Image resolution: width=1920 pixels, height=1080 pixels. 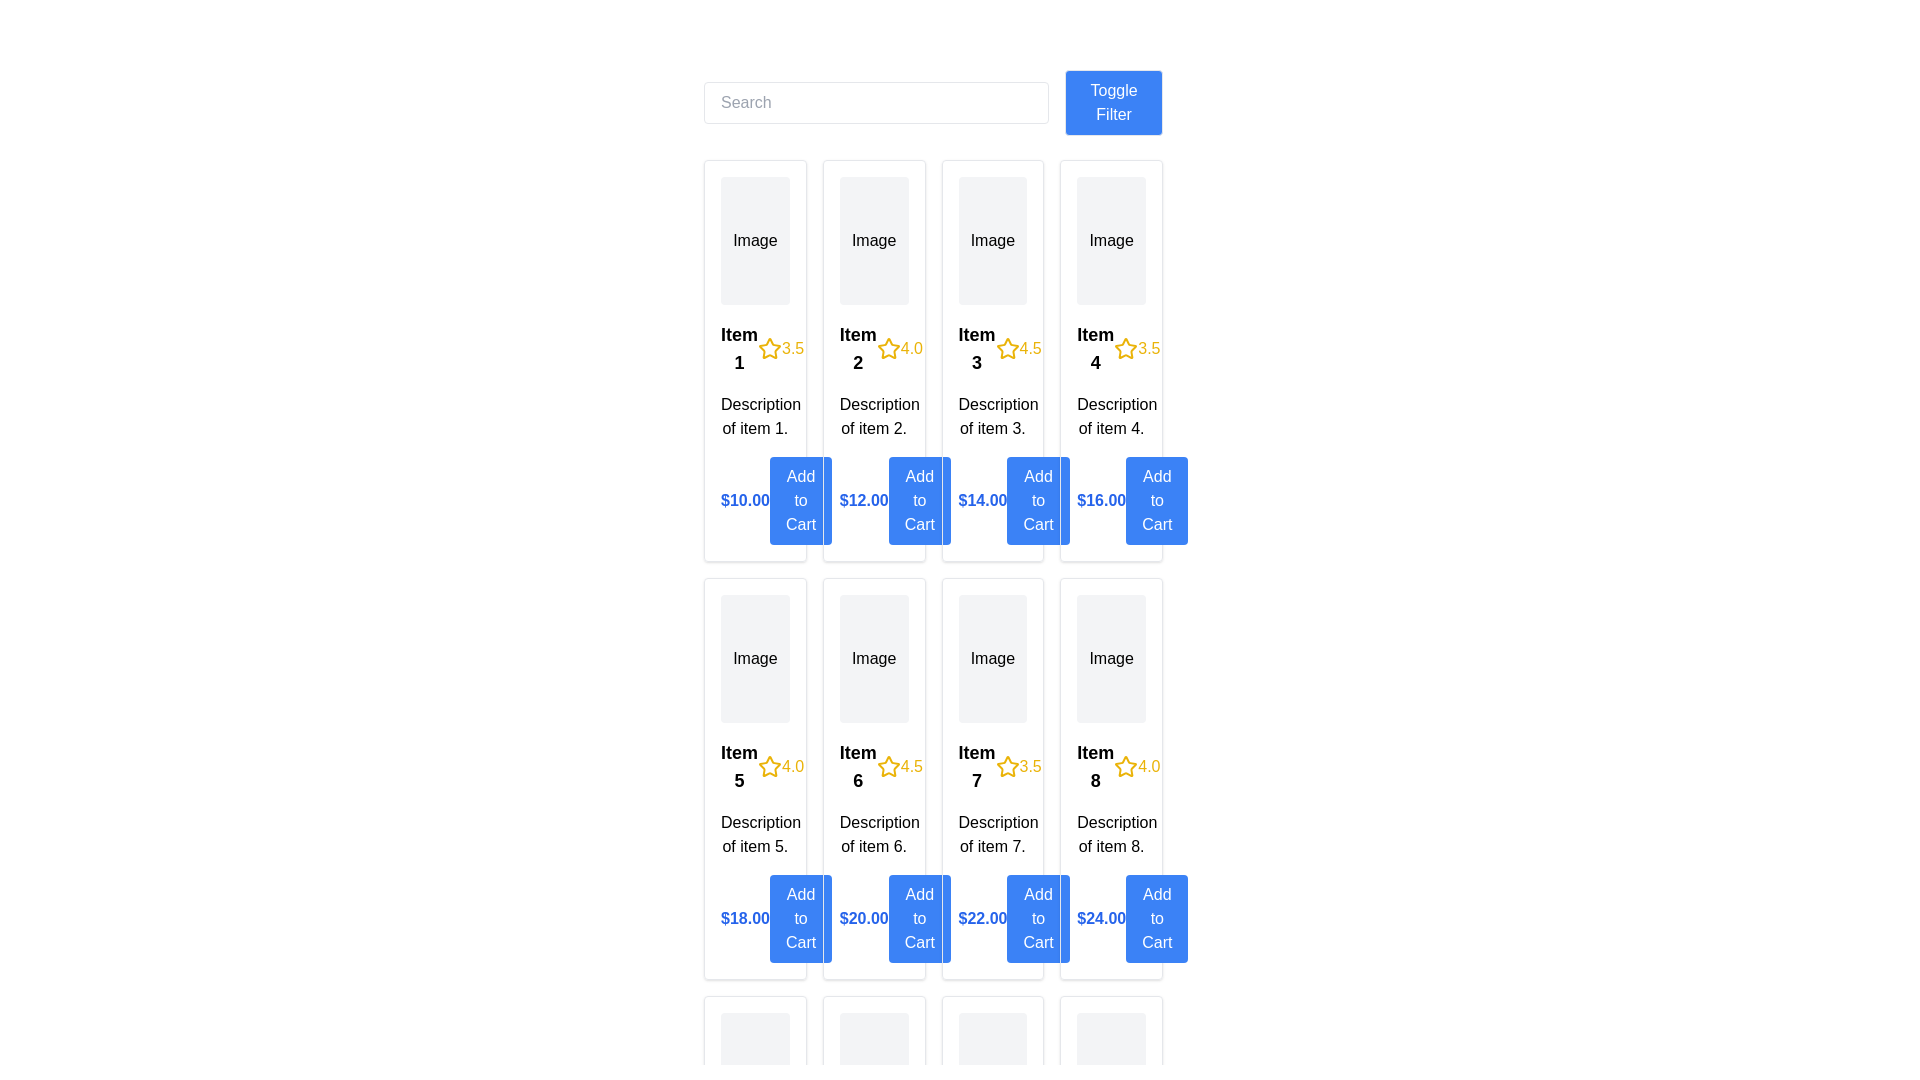 I want to click on the star-shaped rating icon, which is styled with a yellow stroke and is located to the left of the numeric rating '4.0' for 'Item 8' in the second row and fourth column of the item grid, so click(x=1126, y=766).